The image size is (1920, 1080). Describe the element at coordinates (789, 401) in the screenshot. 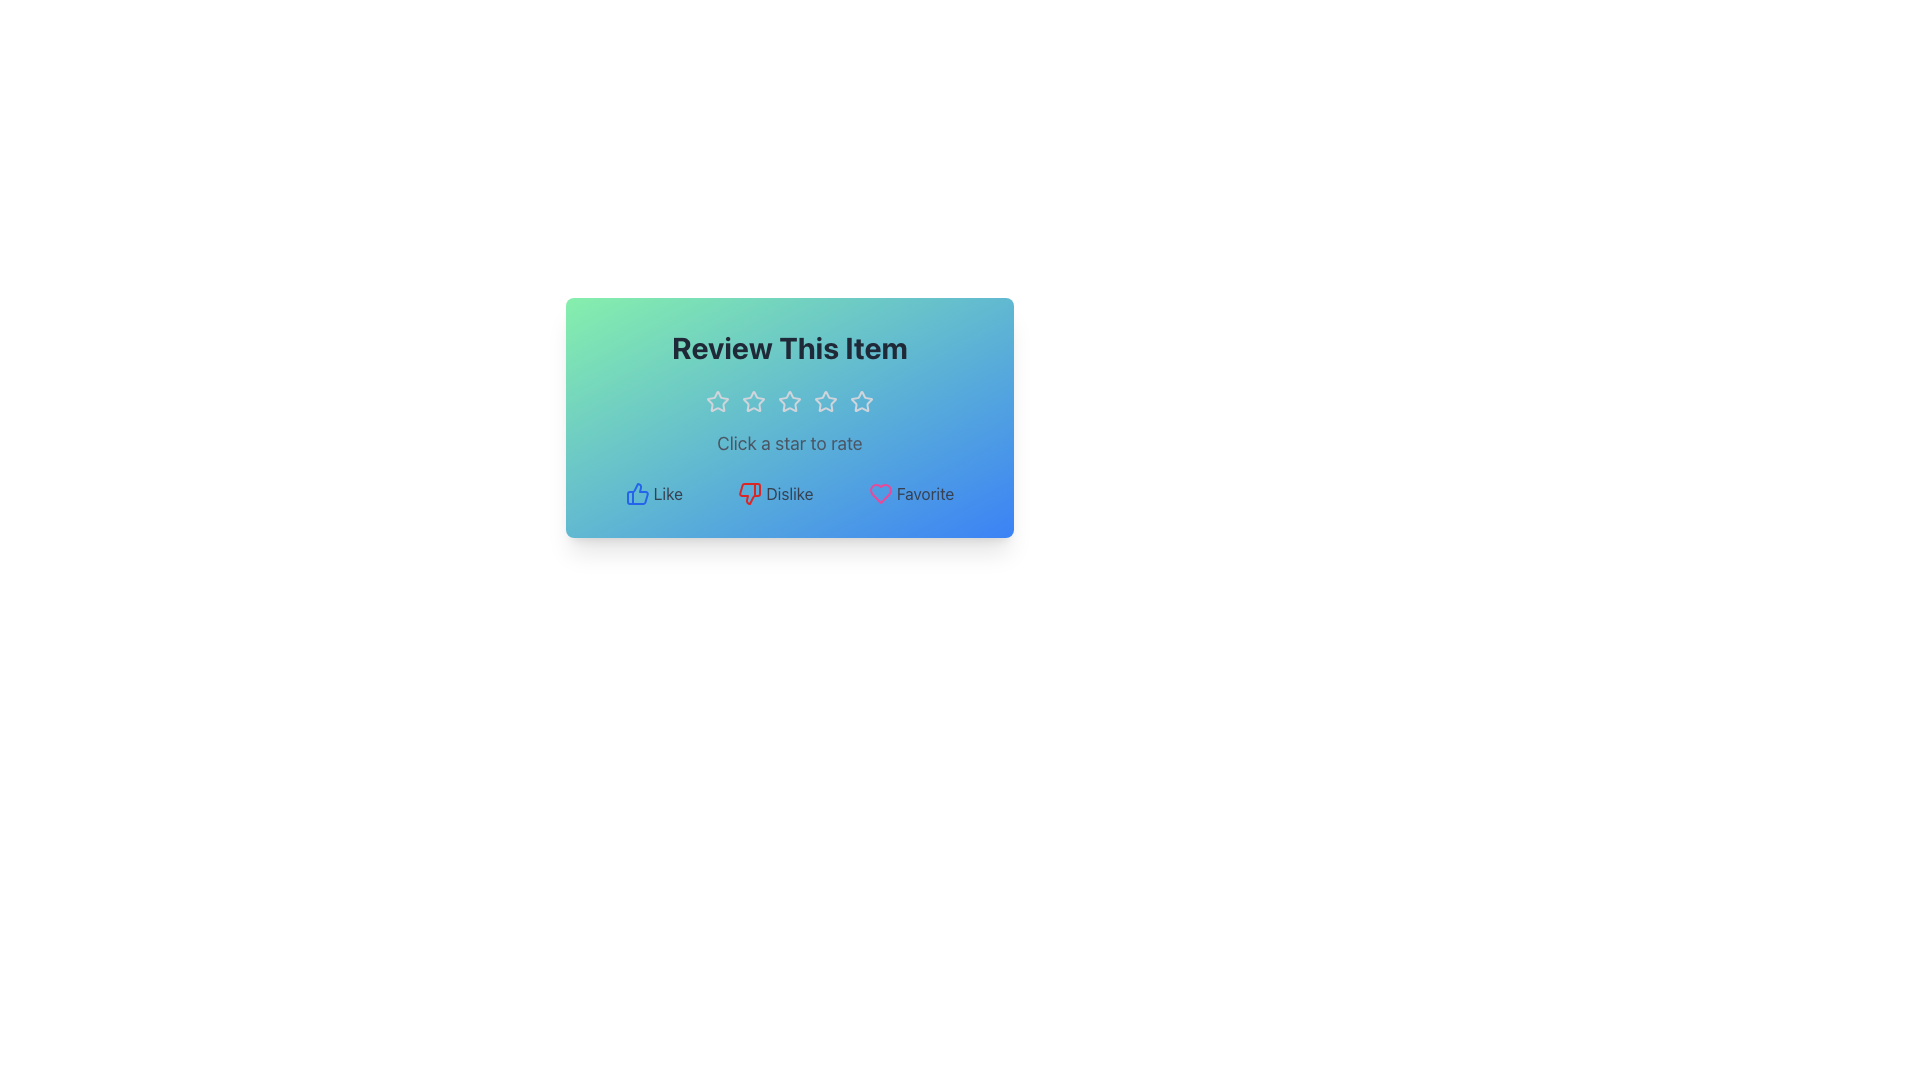

I see `the fourth star icon in the star rating component, located under 'Review This Item' and above 'Click a star to rate', to trigger the preview effect` at that location.